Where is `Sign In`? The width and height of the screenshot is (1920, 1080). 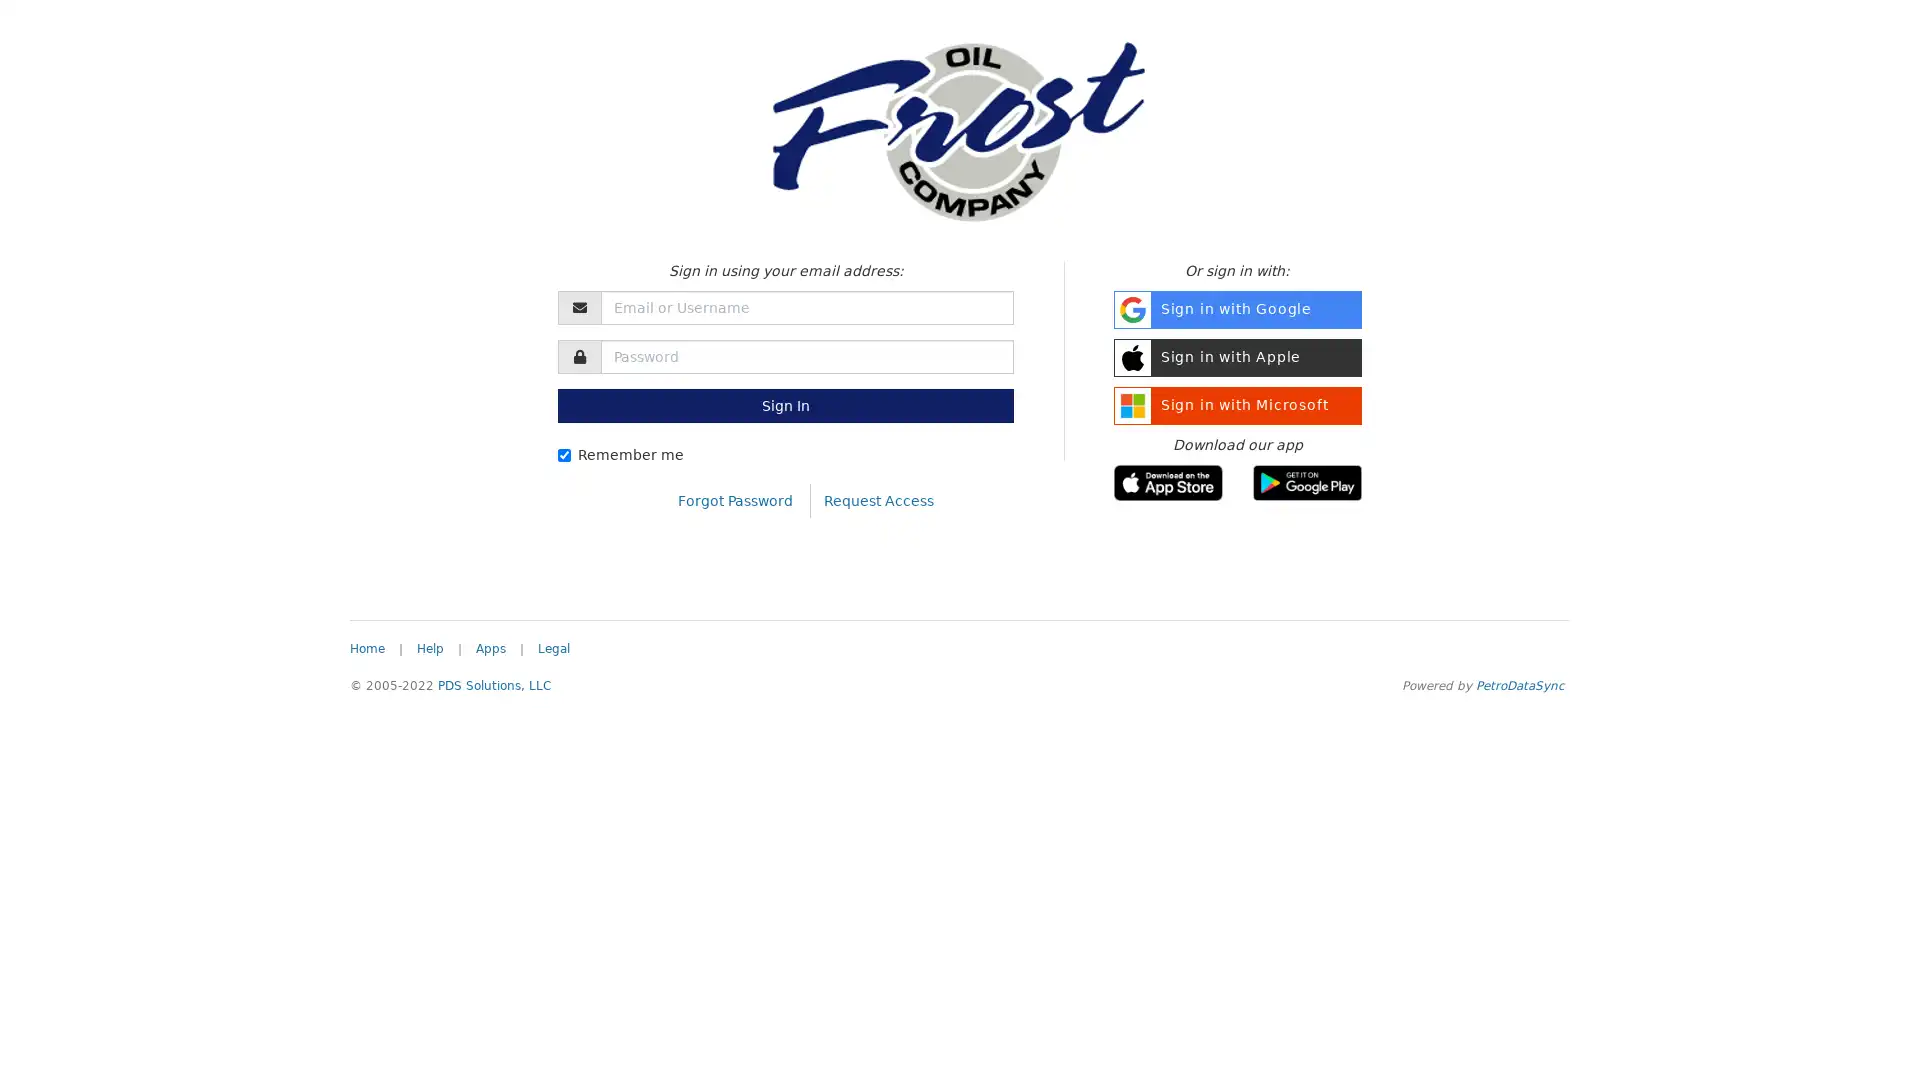
Sign In is located at coordinates (785, 405).